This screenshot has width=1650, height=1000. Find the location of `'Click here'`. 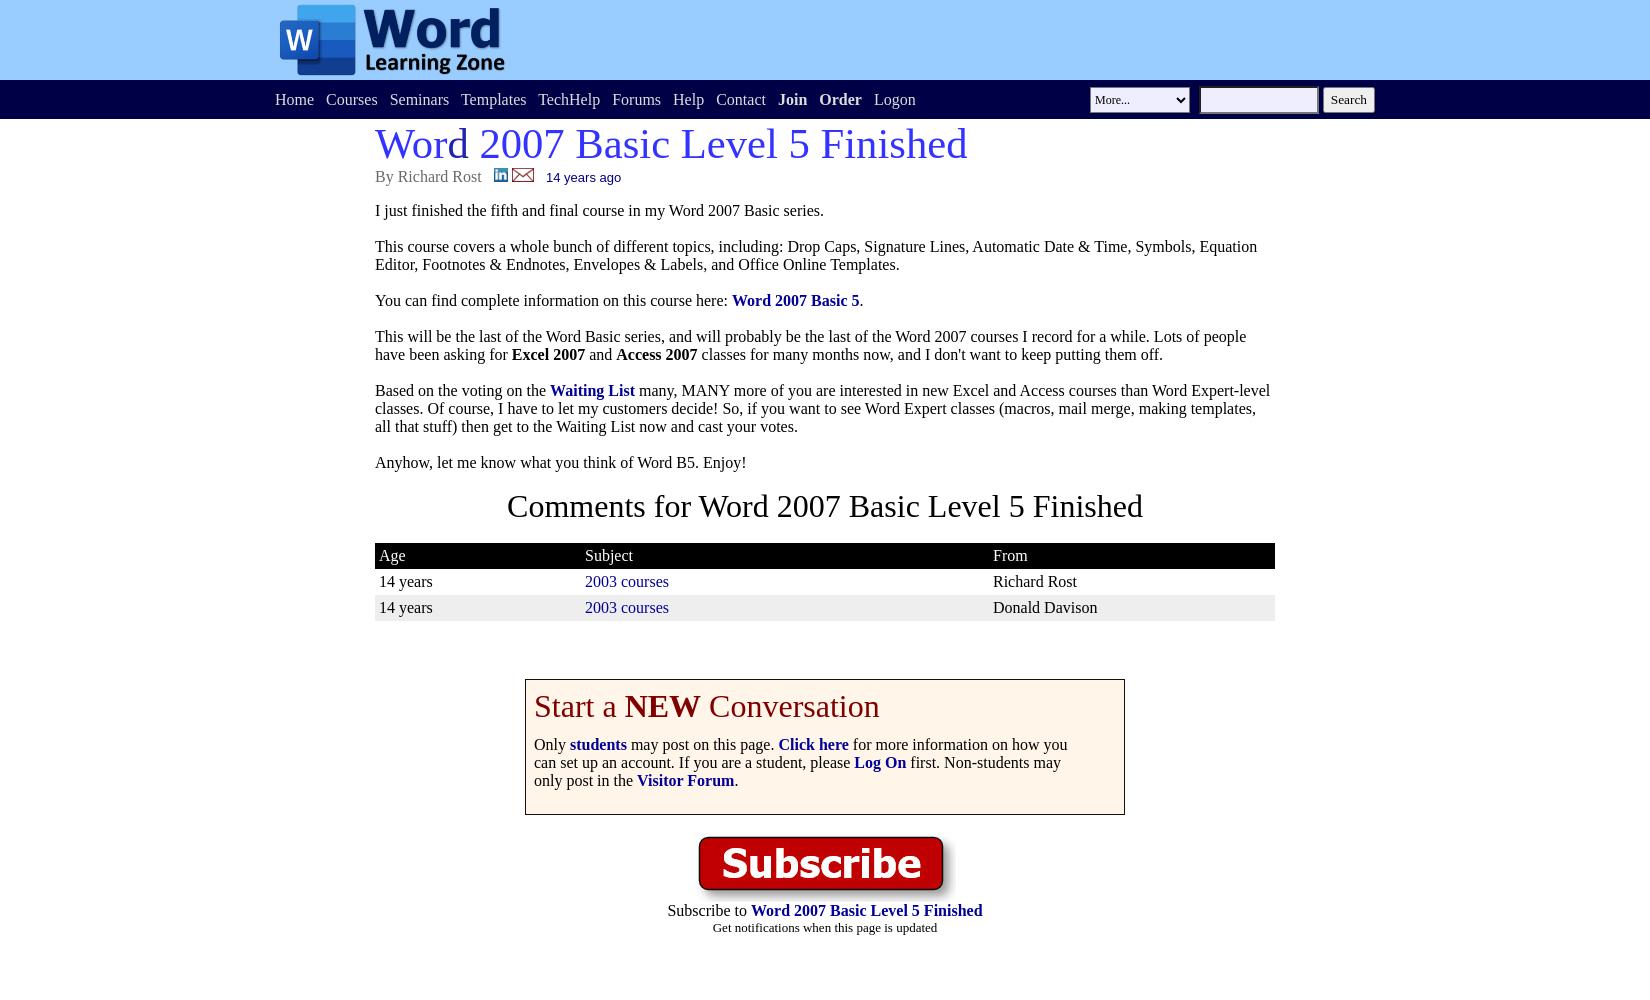

'Click here' is located at coordinates (811, 743).